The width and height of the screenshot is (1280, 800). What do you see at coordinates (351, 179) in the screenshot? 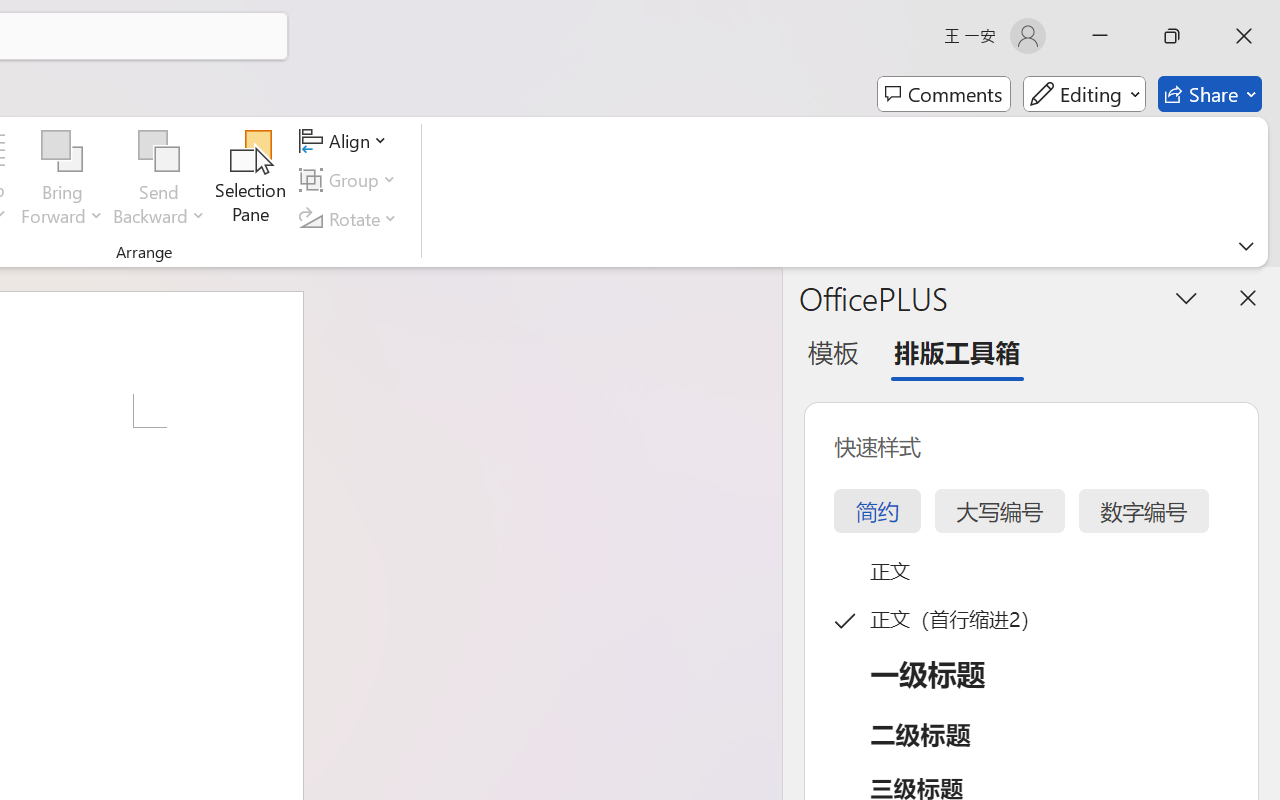
I see `'Group'` at bounding box center [351, 179].